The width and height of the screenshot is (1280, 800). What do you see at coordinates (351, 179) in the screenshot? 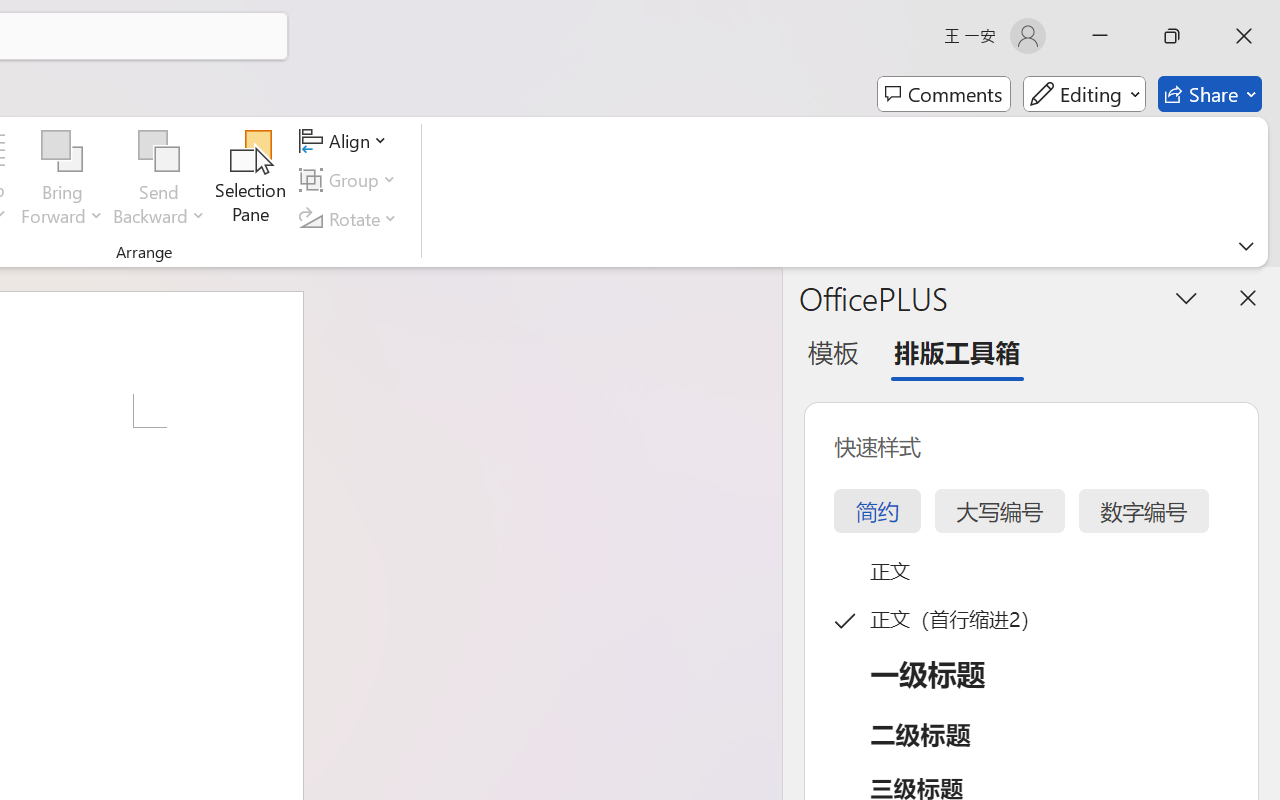
I see `'Group'` at bounding box center [351, 179].